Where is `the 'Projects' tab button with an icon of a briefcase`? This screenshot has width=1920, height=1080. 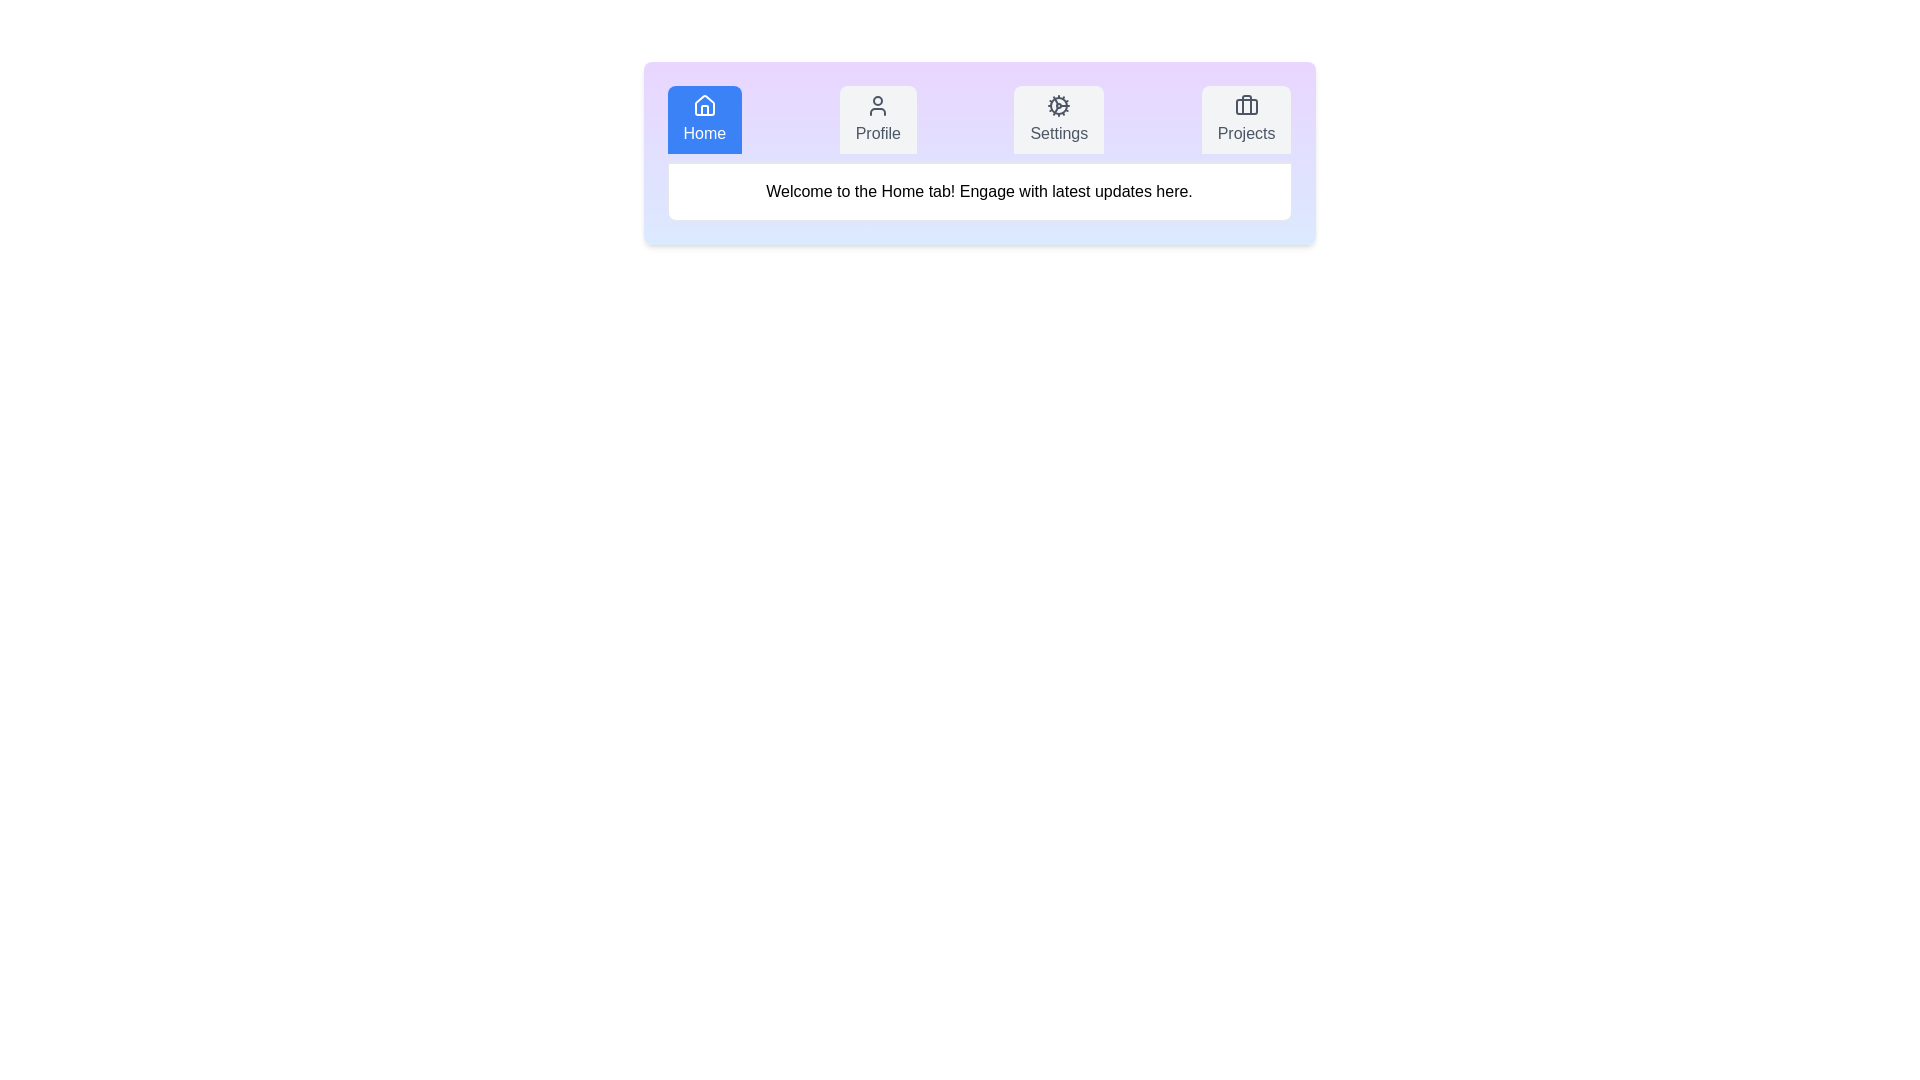
the 'Projects' tab button with an icon of a briefcase is located at coordinates (1245, 119).